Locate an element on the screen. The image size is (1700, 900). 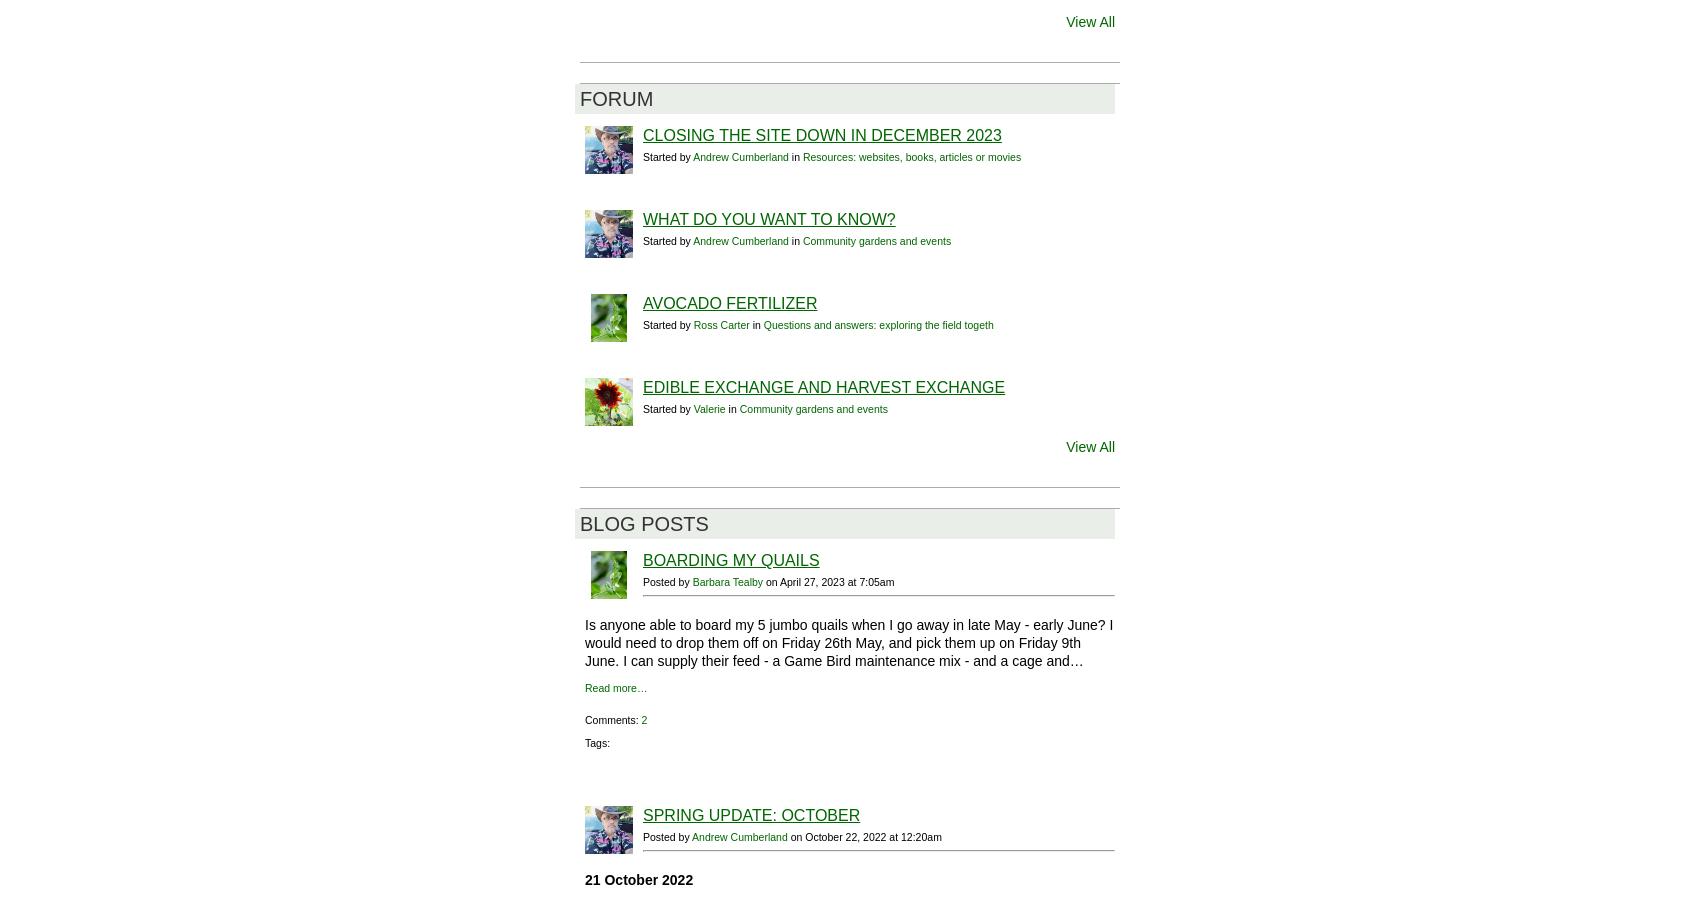
'Tags:' is located at coordinates (596, 740).